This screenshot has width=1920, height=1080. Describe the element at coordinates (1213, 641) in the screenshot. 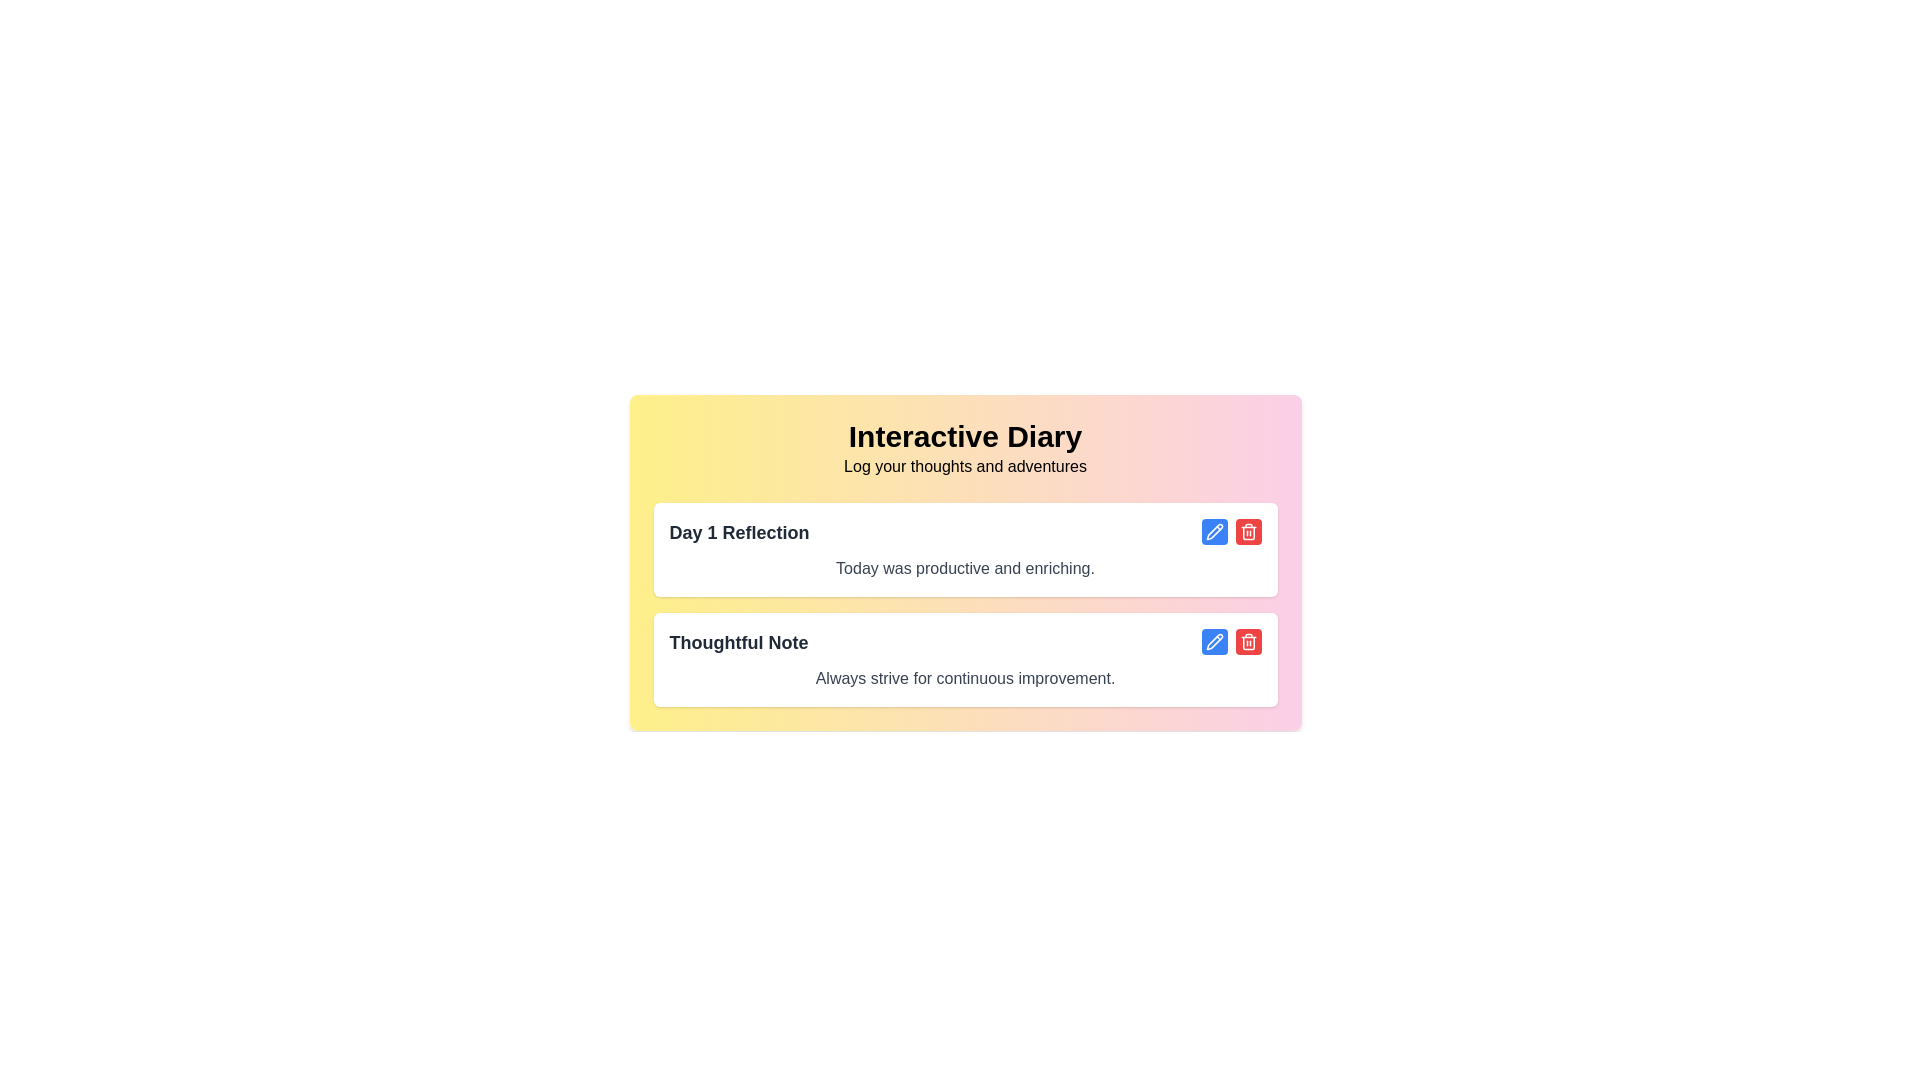

I see `the leftmost button in the row of interactive controls for the 'Thoughtful Note'` at that location.